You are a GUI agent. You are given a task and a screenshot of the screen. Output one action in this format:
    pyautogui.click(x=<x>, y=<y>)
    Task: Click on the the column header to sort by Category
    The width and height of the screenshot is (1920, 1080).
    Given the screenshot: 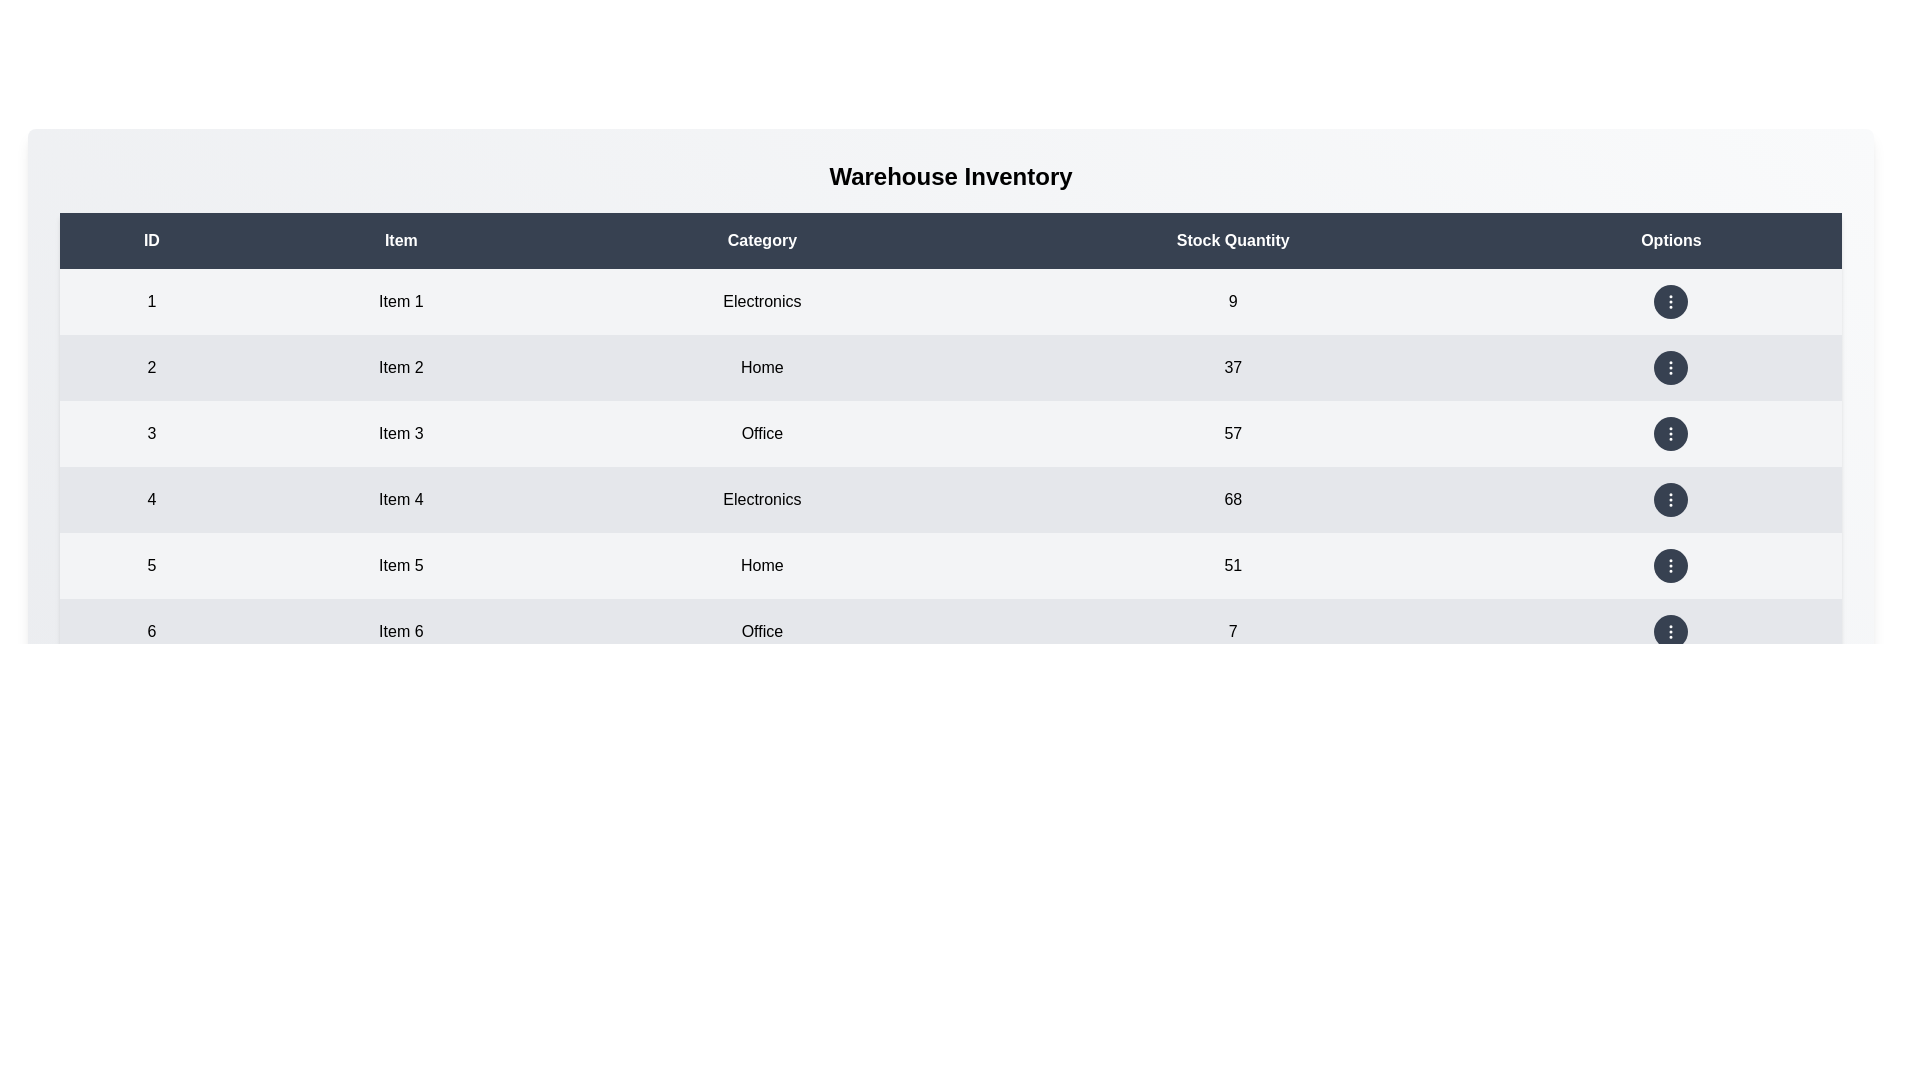 What is the action you would take?
    pyautogui.click(x=761, y=239)
    